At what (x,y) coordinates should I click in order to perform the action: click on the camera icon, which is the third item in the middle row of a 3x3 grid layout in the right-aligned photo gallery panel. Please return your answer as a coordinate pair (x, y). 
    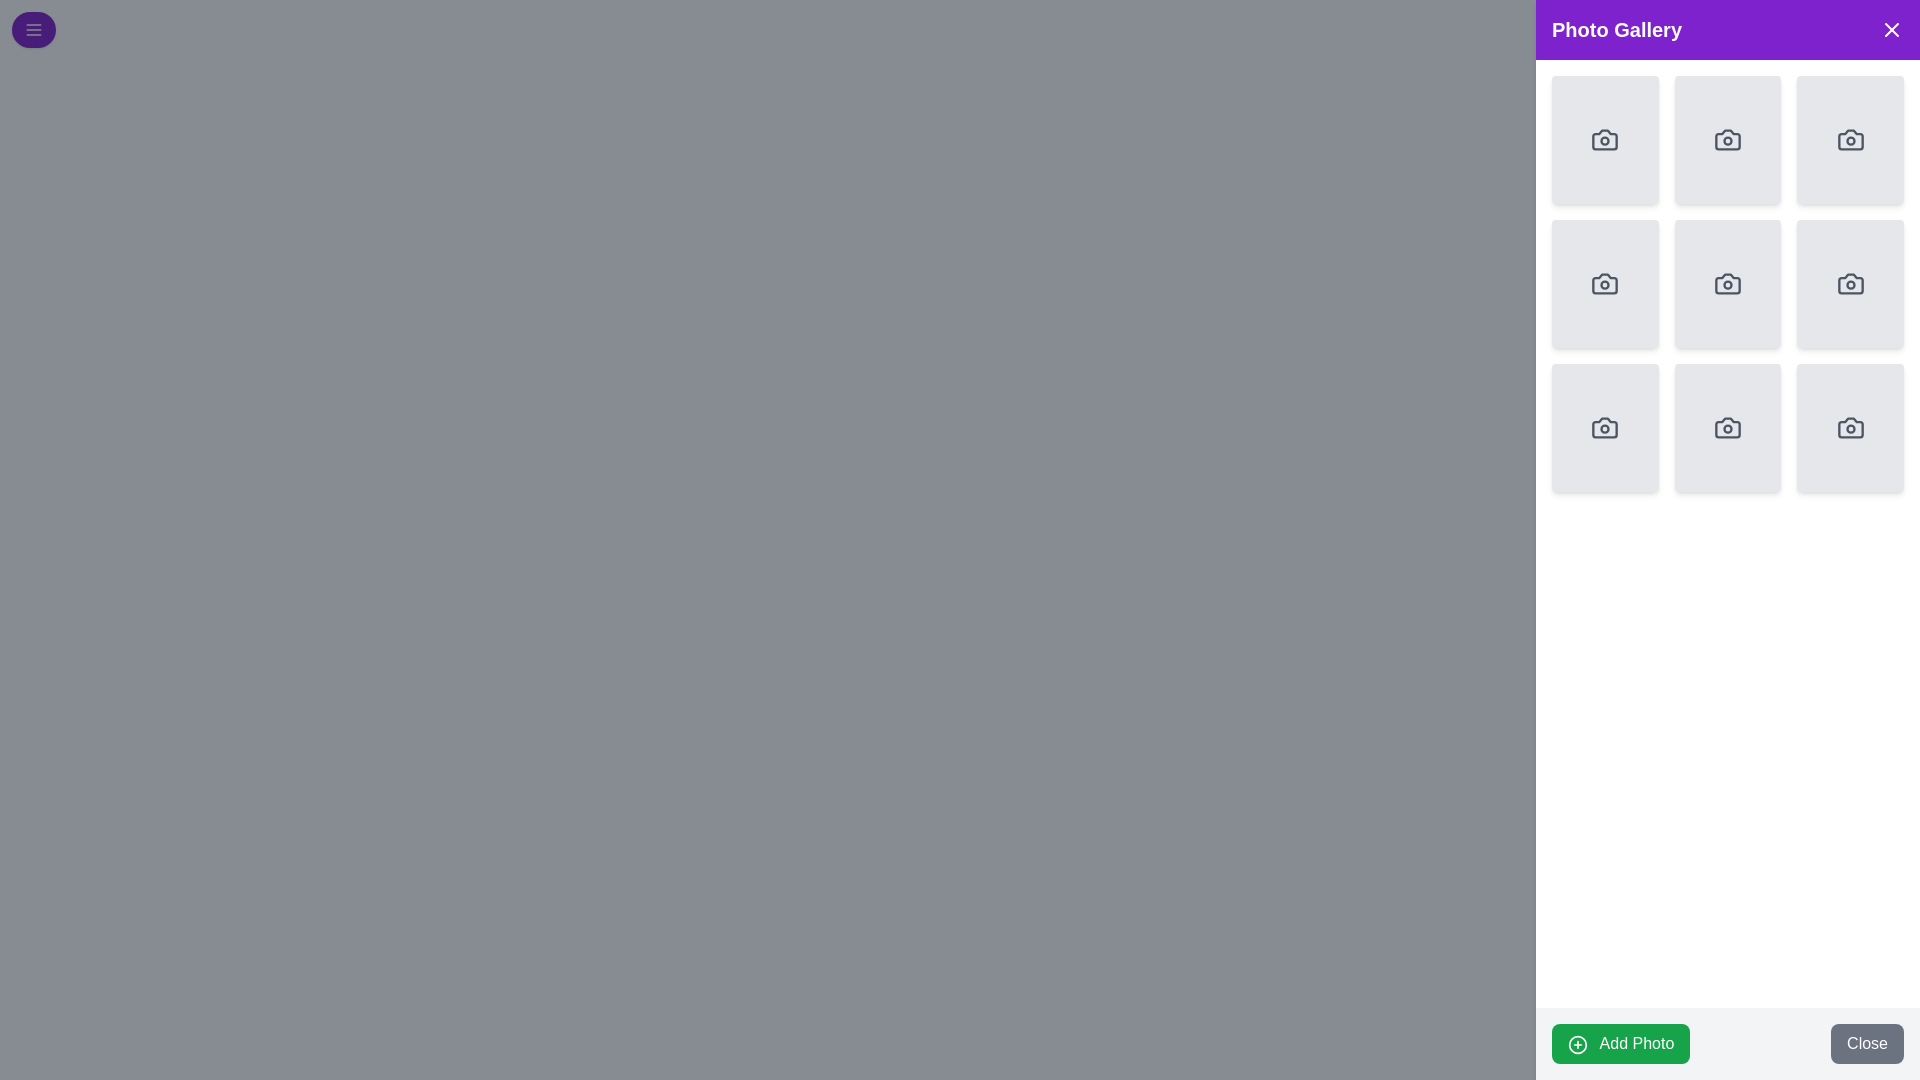
    Looking at the image, I should click on (1727, 427).